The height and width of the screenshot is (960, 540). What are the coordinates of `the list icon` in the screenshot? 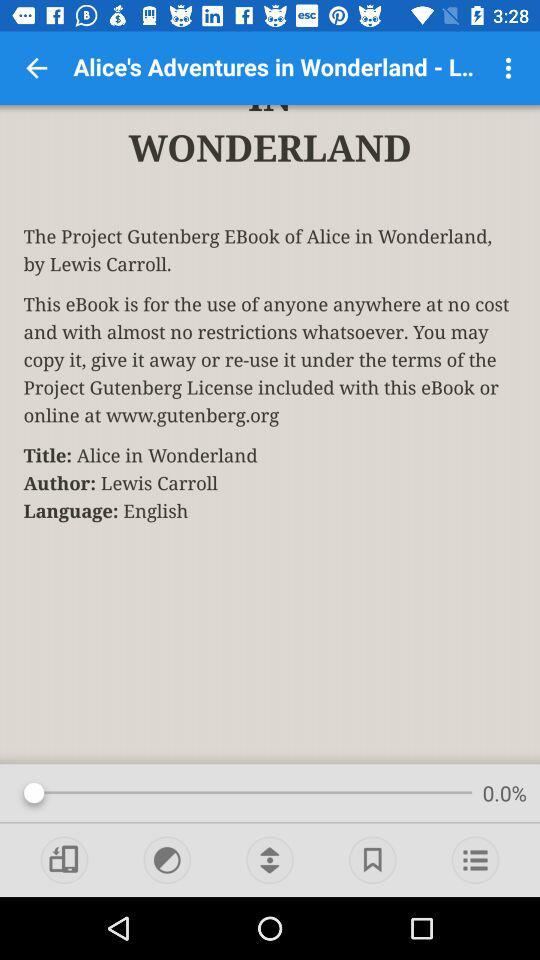 It's located at (474, 859).